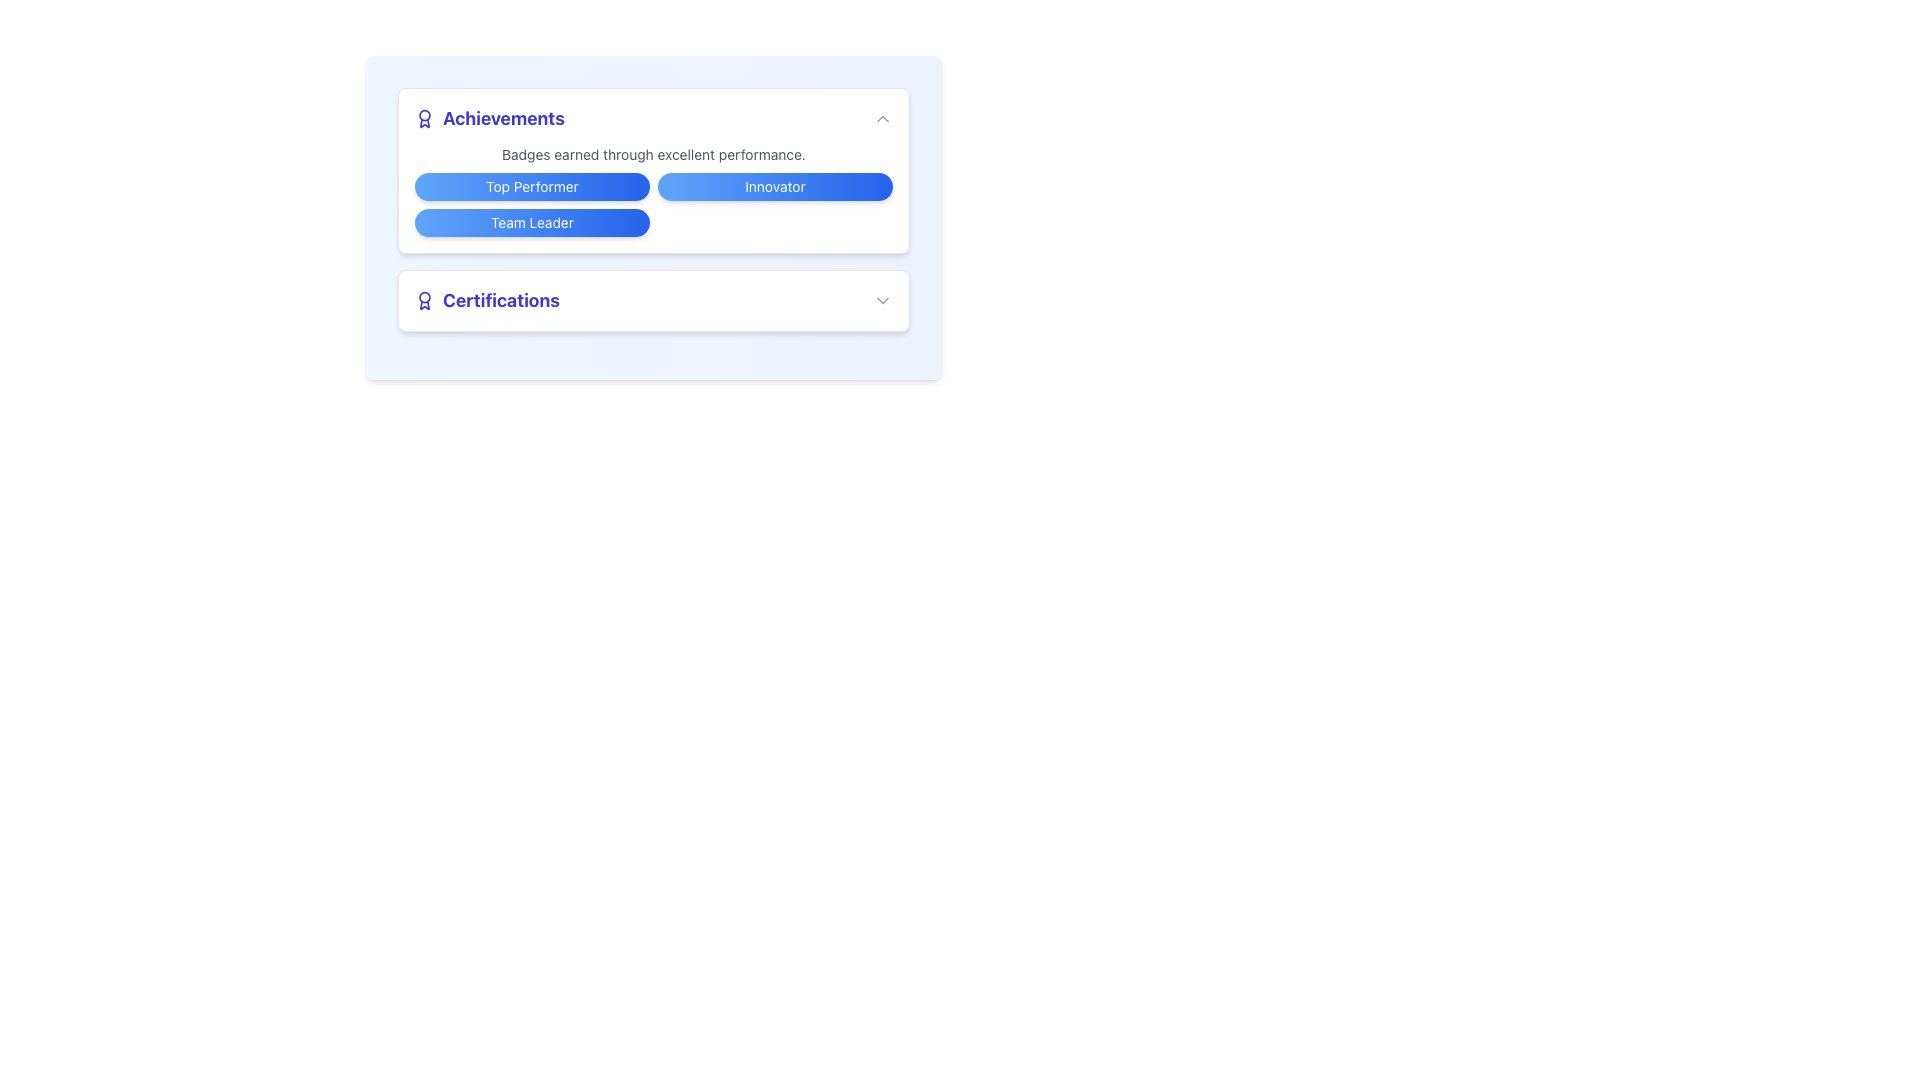 The width and height of the screenshot is (1920, 1080). What do you see at coordinates (532, 186) in the screenshot?
I see `the 'Top Performer' badge, which indicates an achievement and is located in the top left corner of the badge group below the 'Achievements' section` at bounding box center [532, 186].